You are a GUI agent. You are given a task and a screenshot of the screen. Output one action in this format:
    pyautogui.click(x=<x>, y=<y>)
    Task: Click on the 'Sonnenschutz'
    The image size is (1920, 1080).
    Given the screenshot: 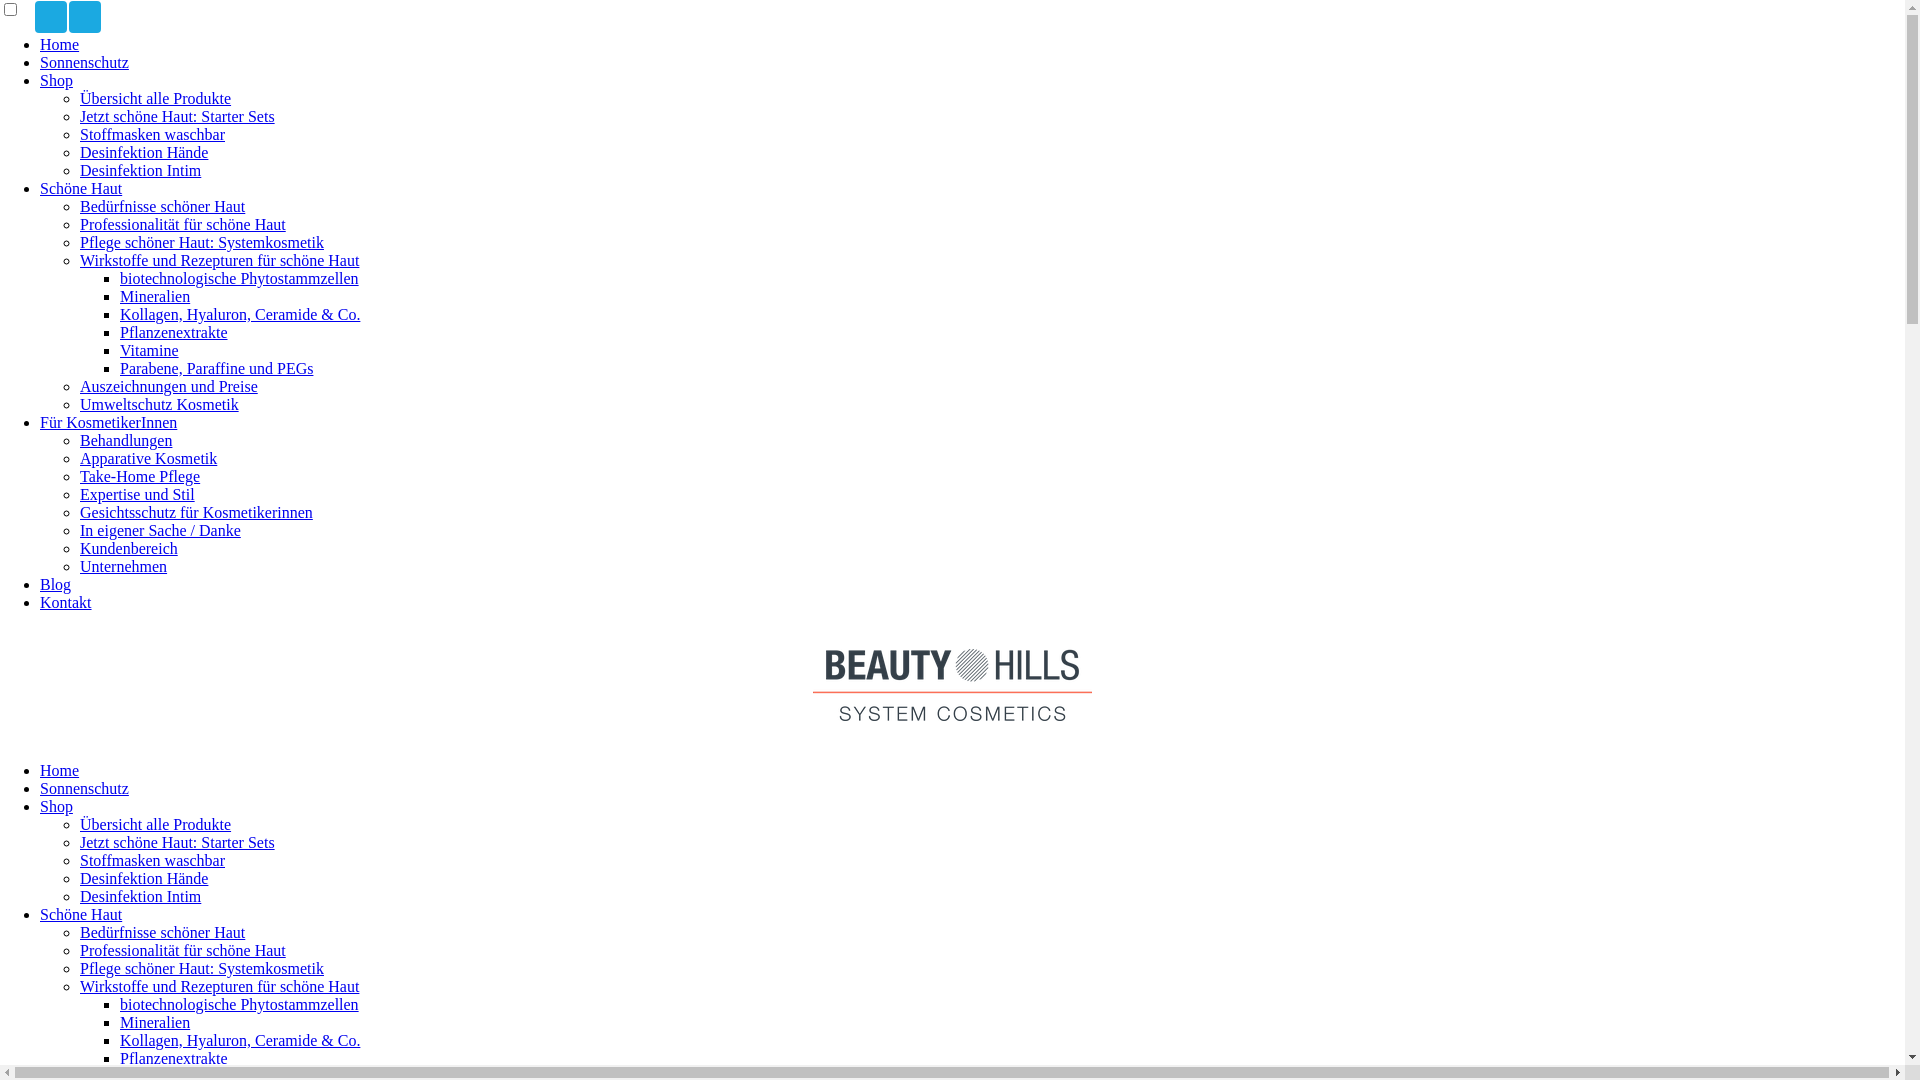 What is the action you would take?
    pyautogui.click(x=83, y=787)
    